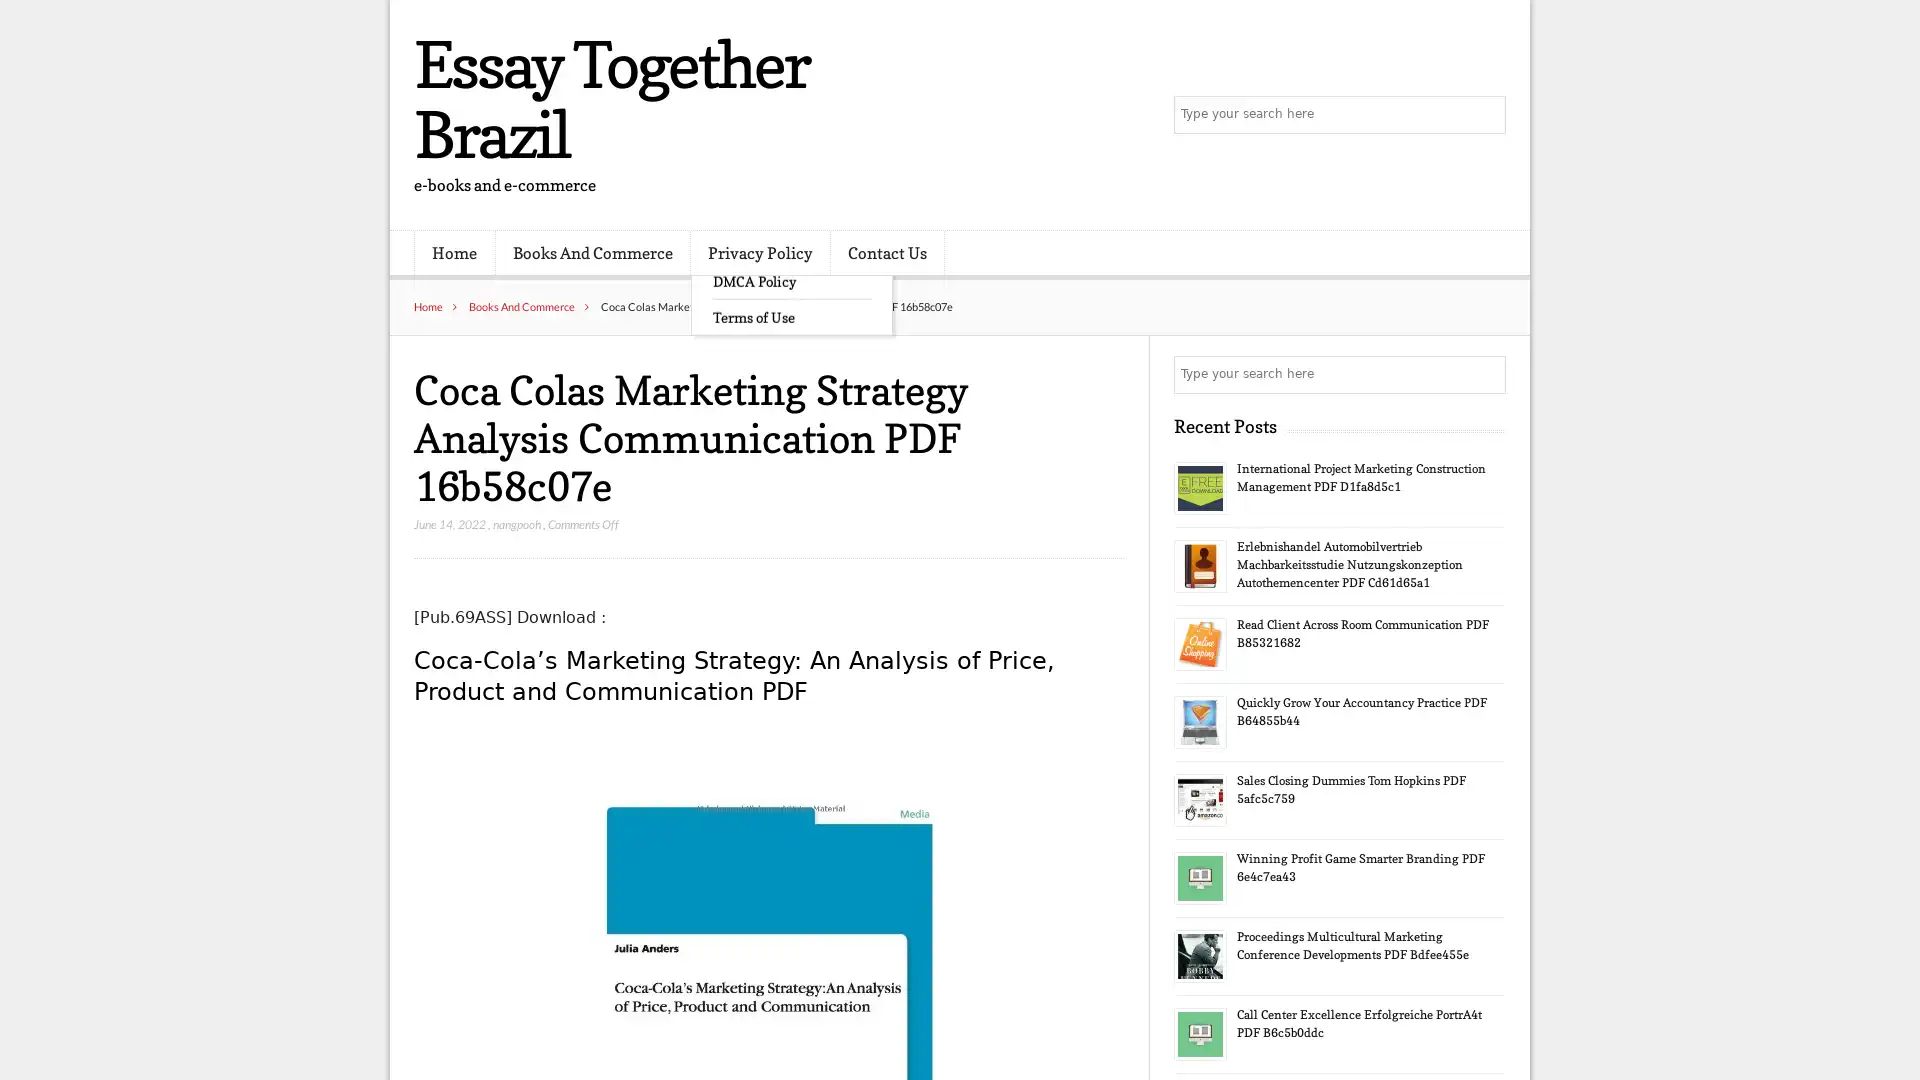 The image size is (1920, 1080). What do you see at coordinates (1485, 374) in the screenshot?
I see `Search` at bounding box center [1485, 374].